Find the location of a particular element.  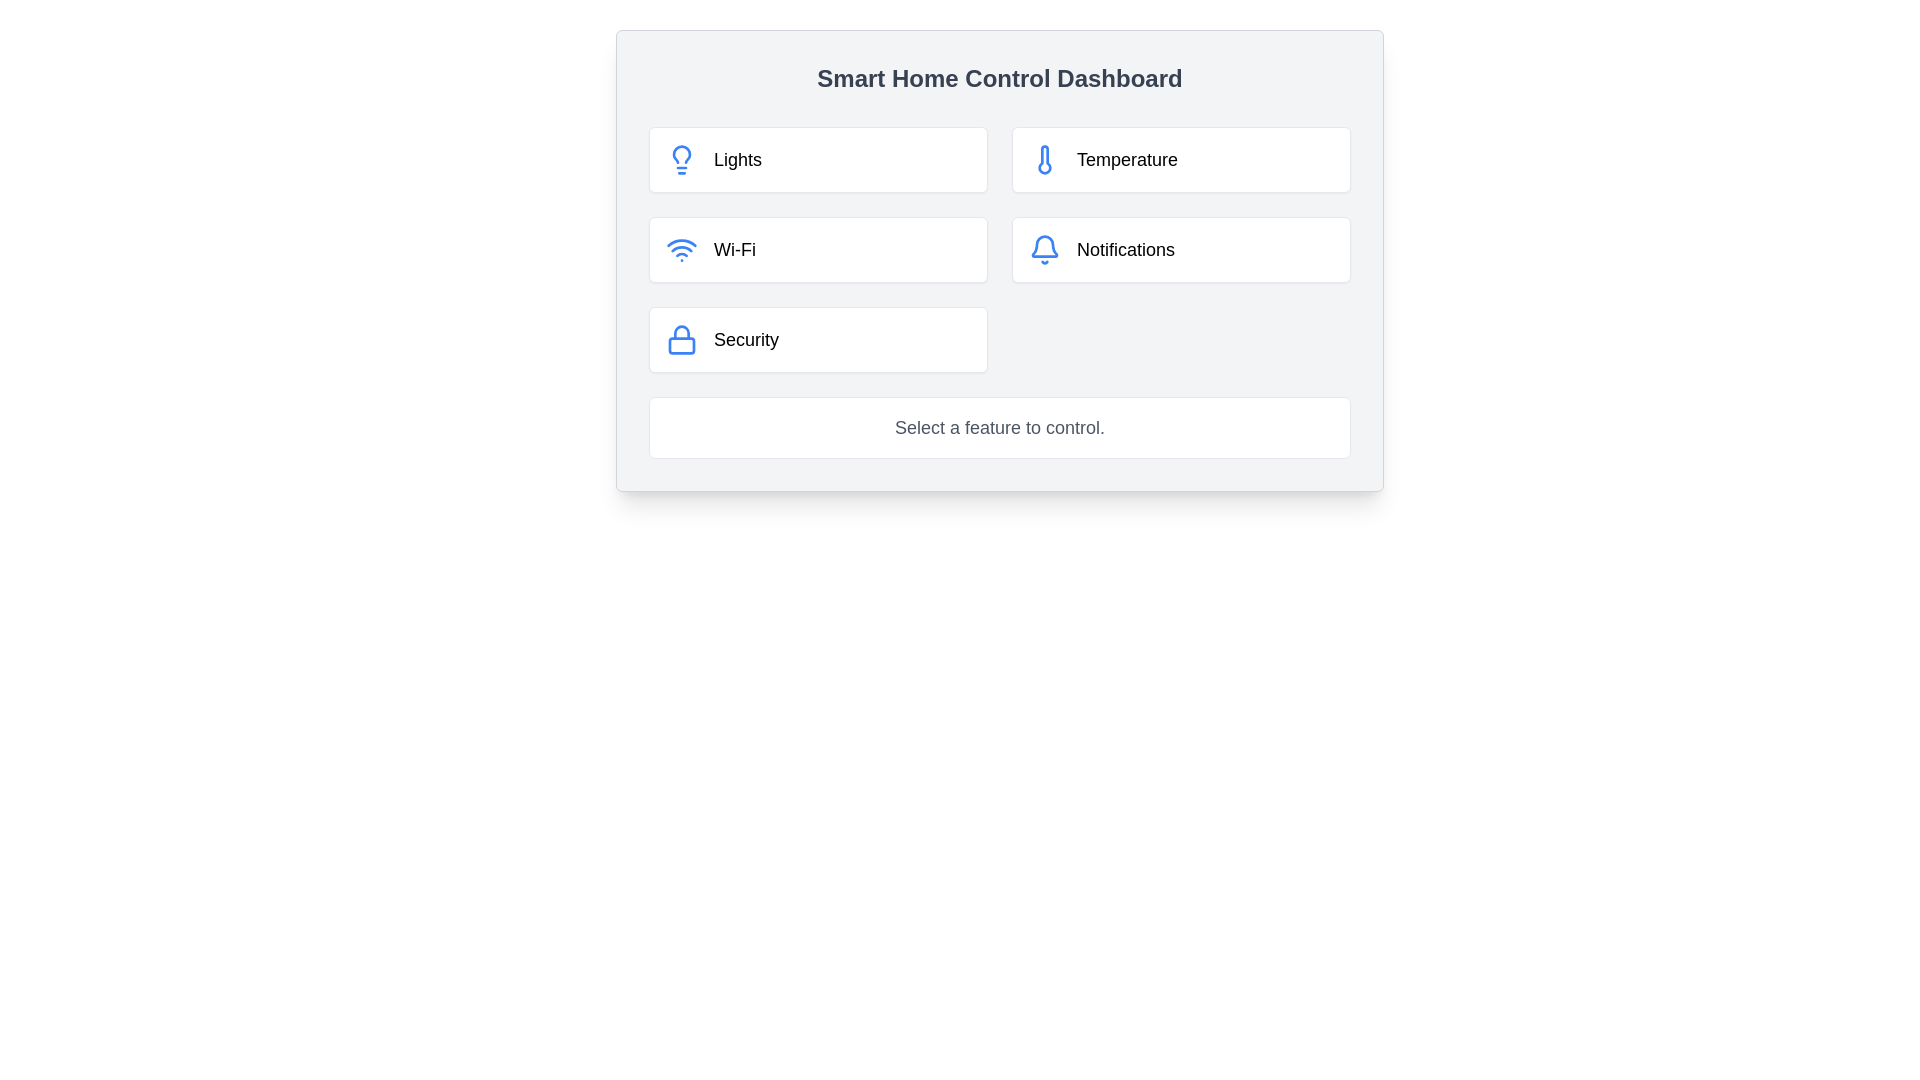

the lighting settings button located at the top-left corner of the grid layout is located at coordinates (818, 158).